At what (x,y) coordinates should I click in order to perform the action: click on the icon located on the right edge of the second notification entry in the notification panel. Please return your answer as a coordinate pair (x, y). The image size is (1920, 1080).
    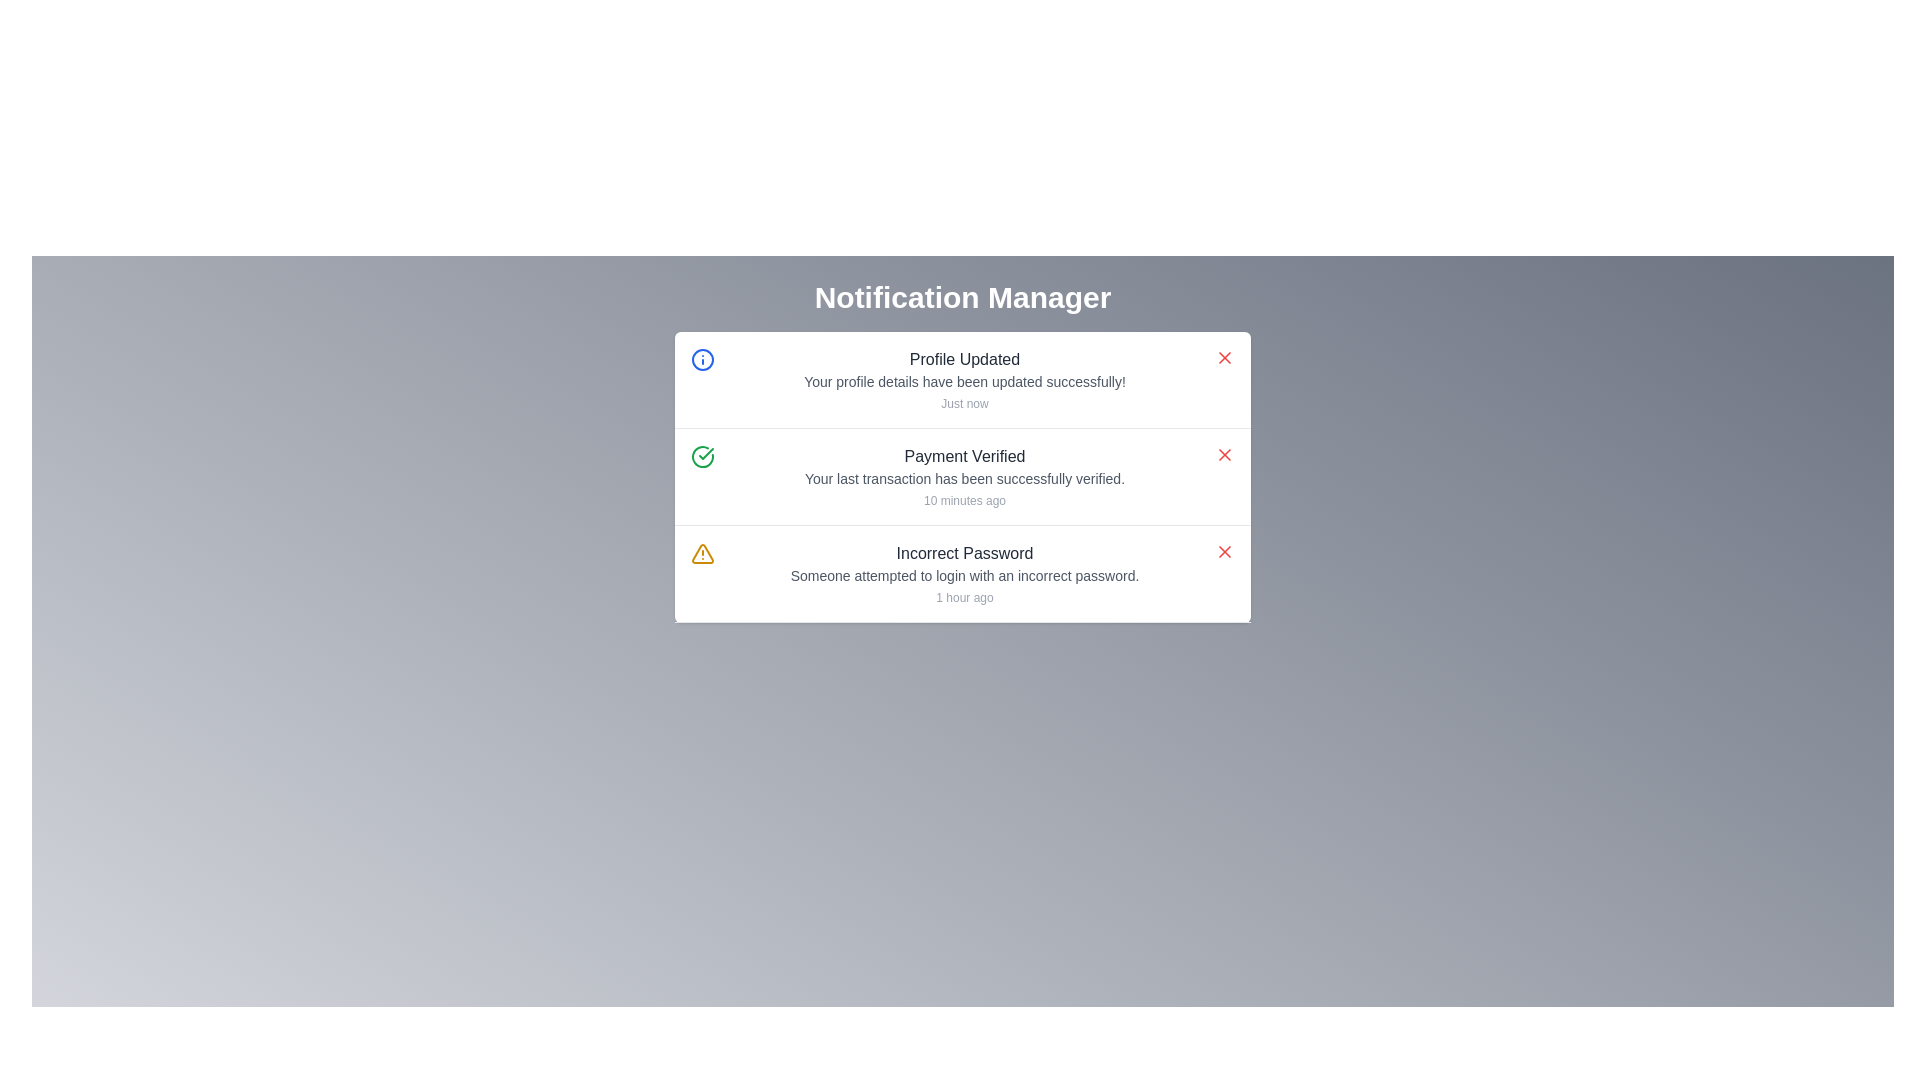
    Looking at the image, I should click on (1223, 455).